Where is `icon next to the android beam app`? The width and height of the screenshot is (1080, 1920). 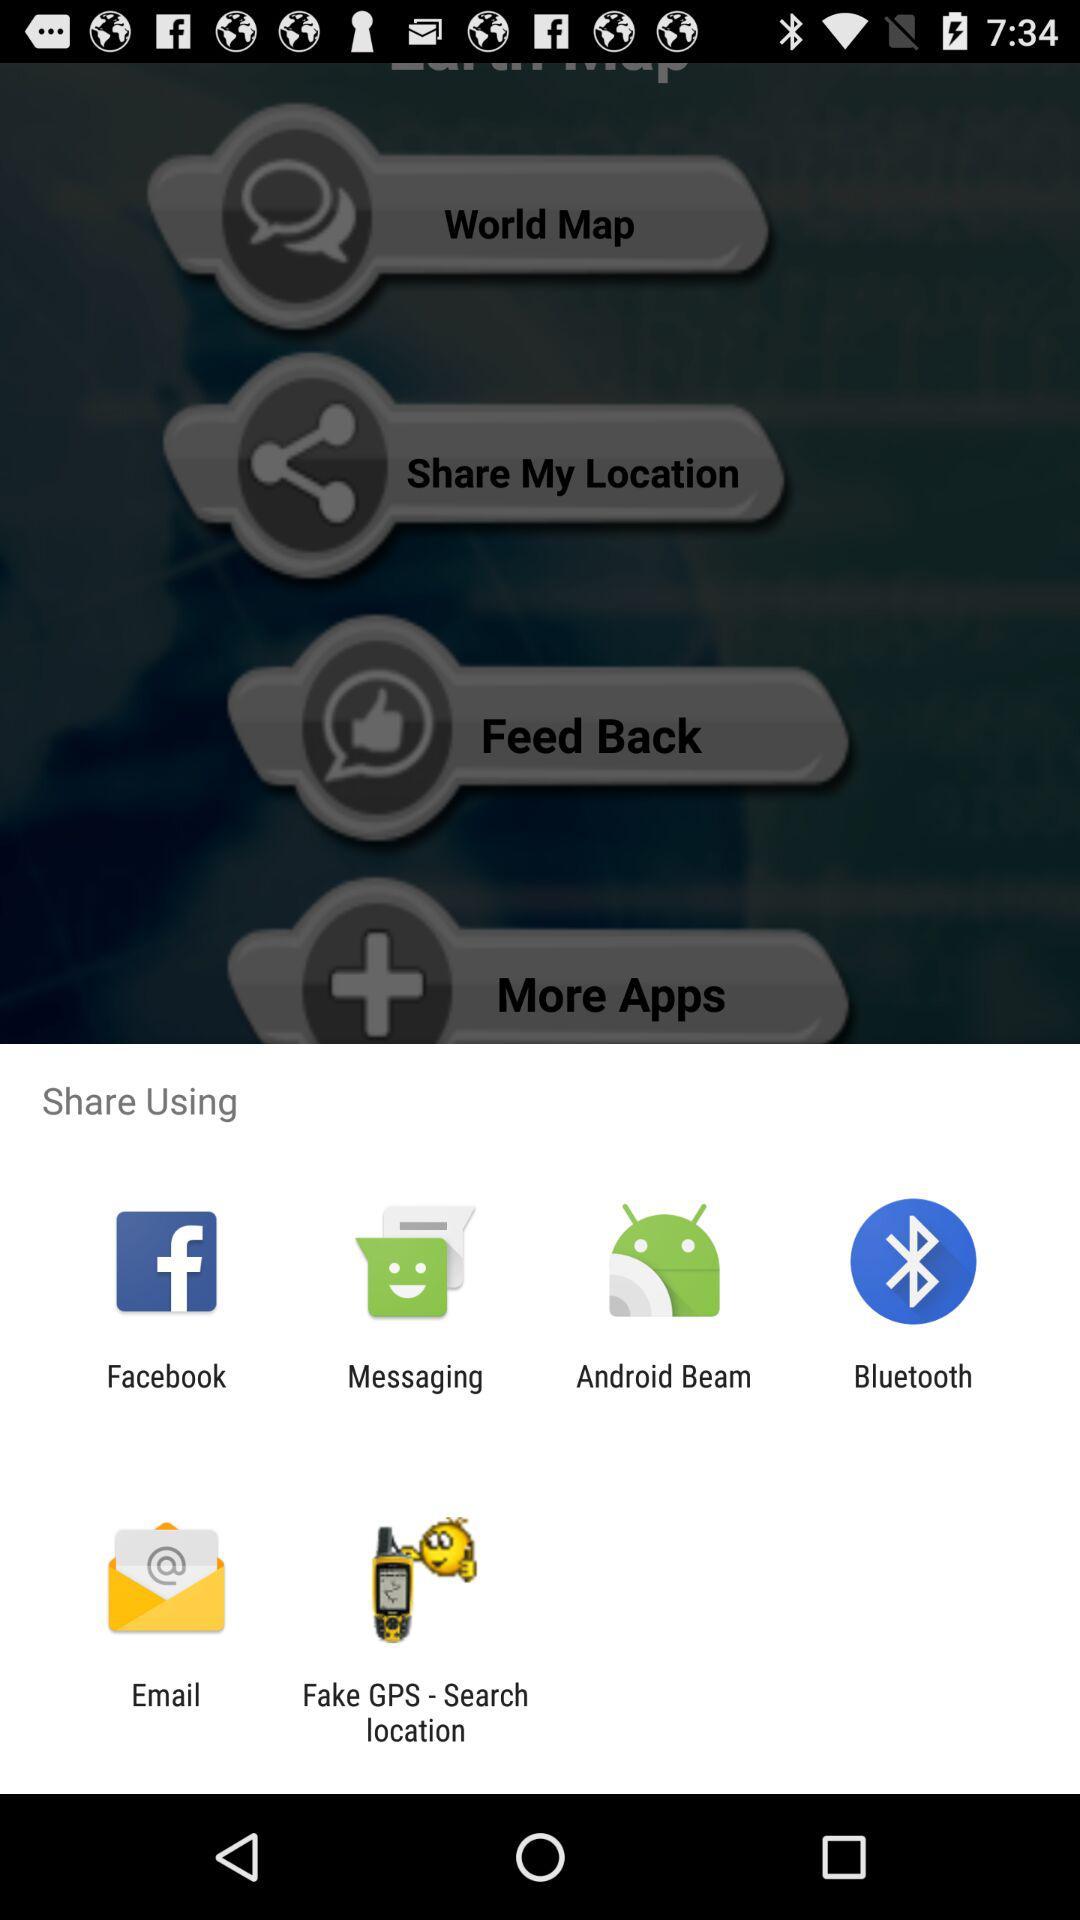 icon next to the android beam app is located at coordinates (414, 1392).